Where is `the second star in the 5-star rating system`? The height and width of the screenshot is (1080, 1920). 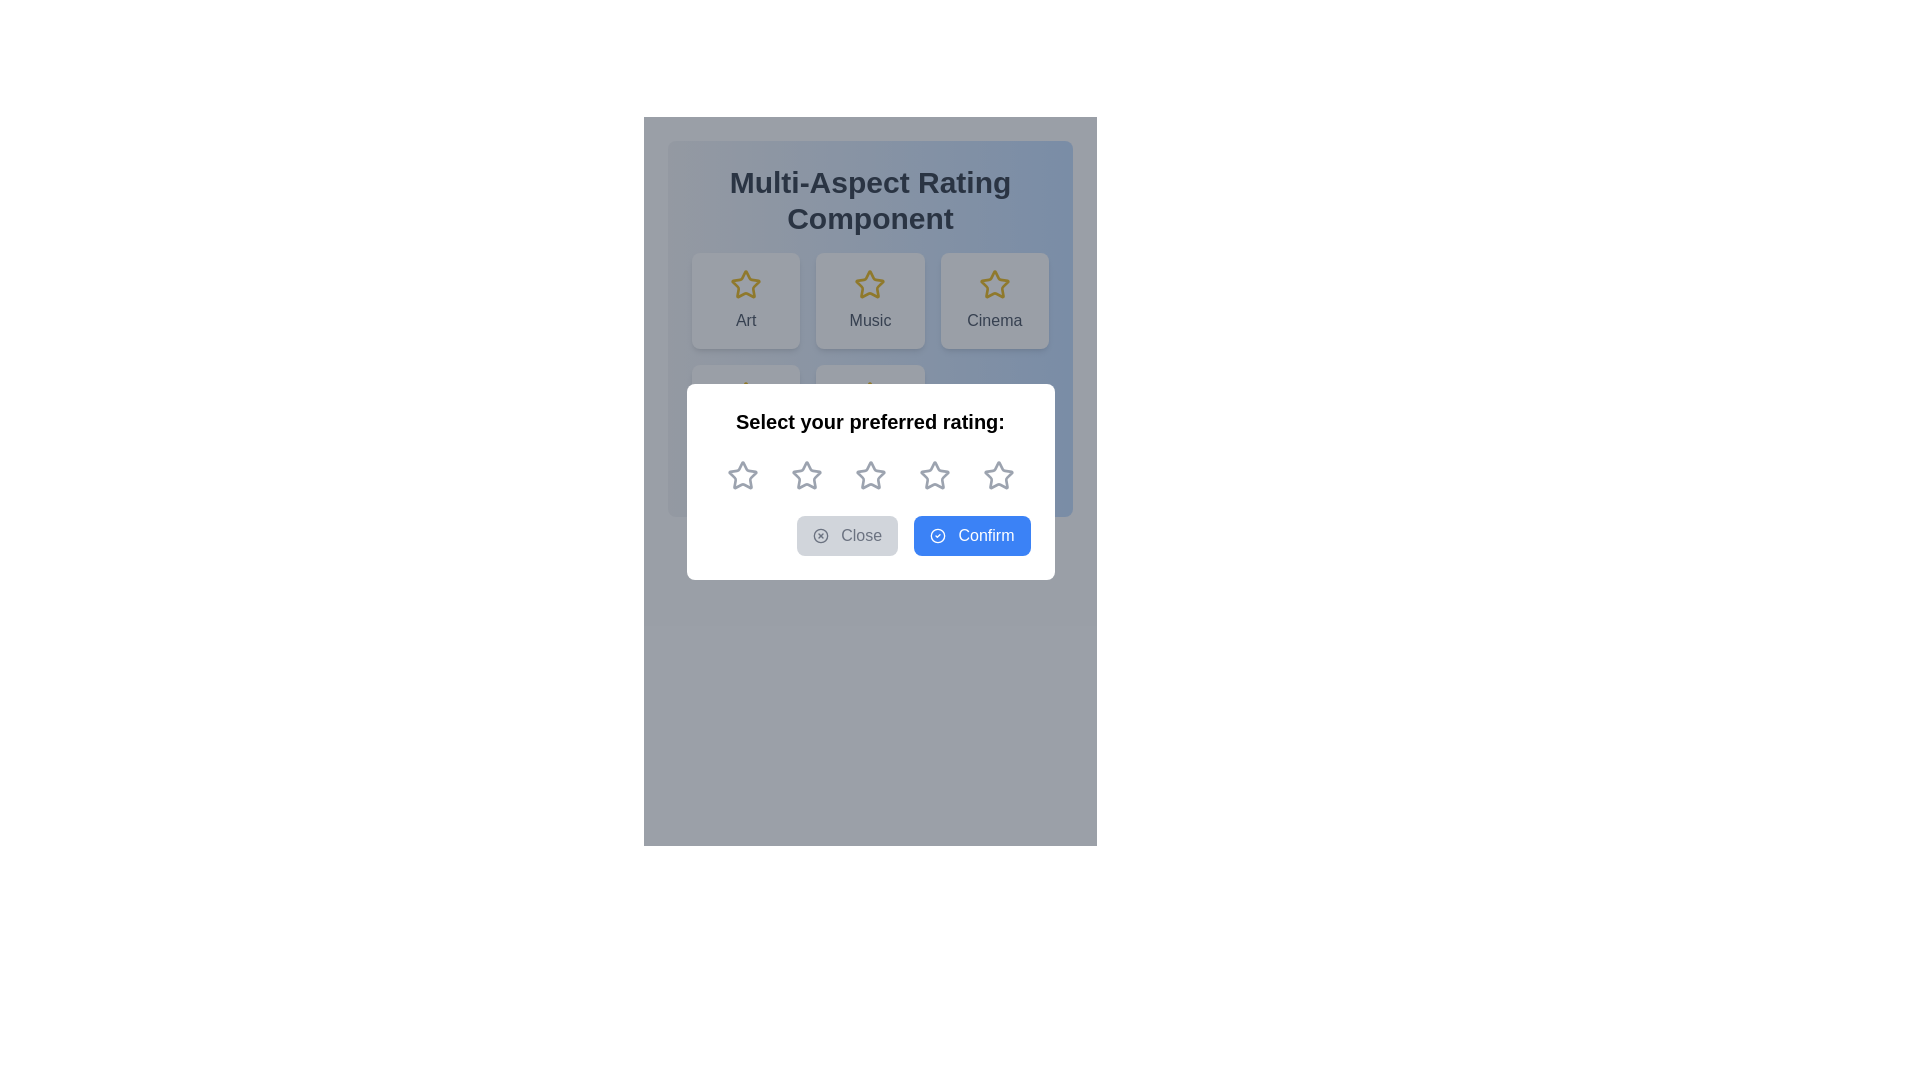
the second star in the 5-star rating system is located at coordinates (870, 474).